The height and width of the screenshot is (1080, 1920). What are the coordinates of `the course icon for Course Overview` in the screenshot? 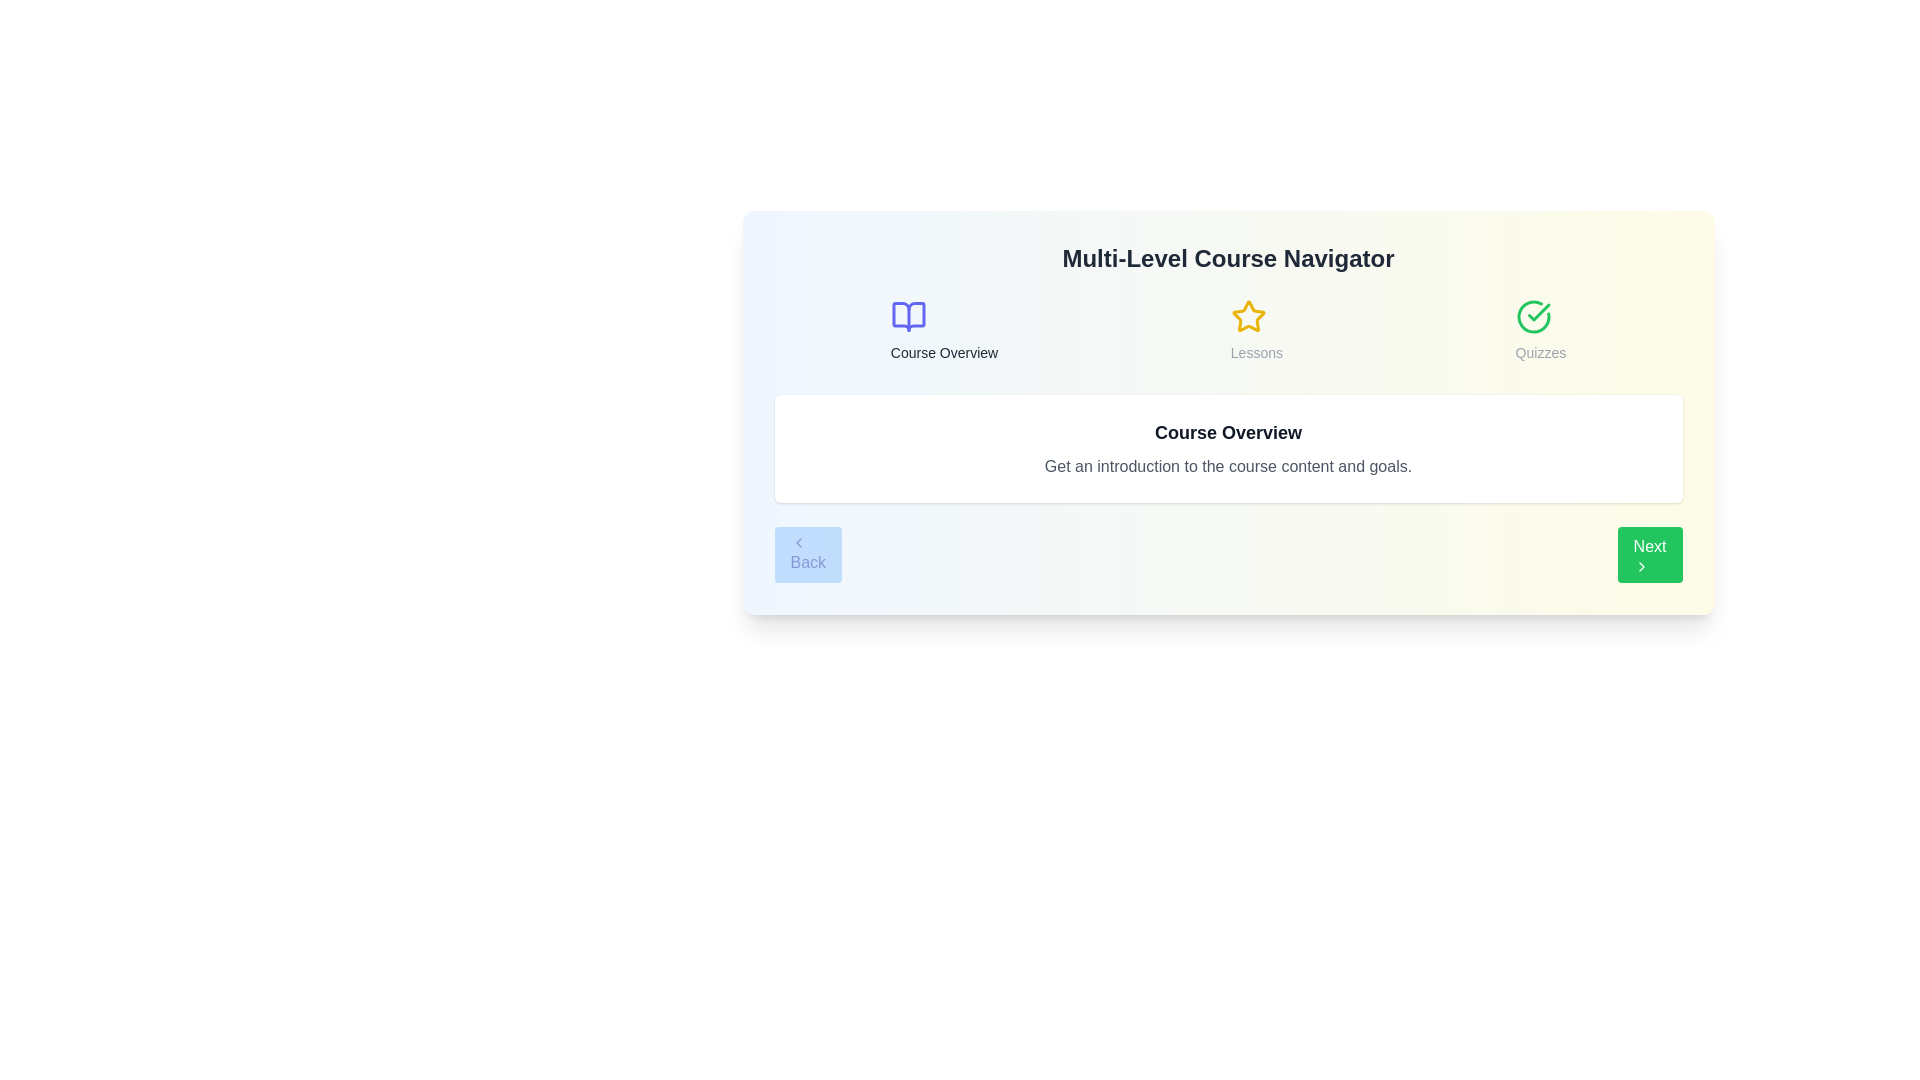 It's located at (907, 315).